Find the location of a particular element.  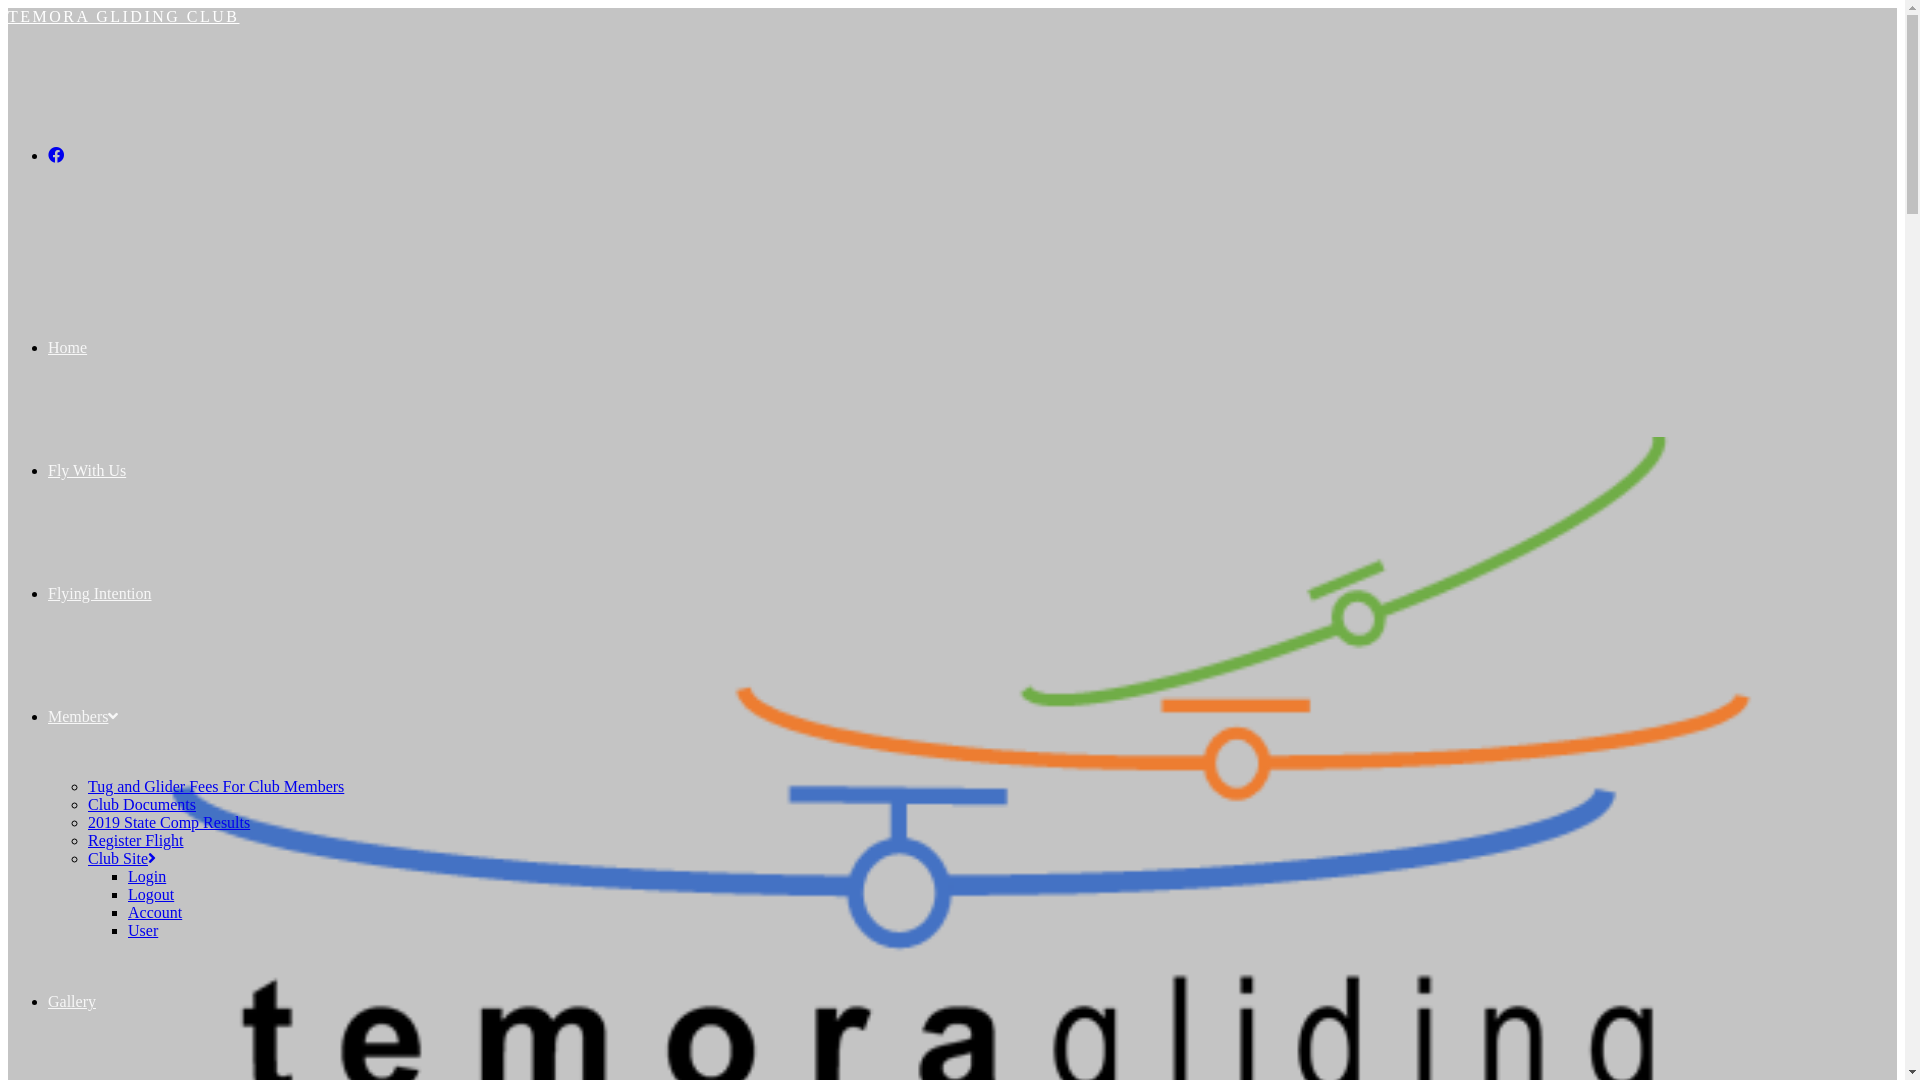

'Club Site' is located at coordinates (120, 857).